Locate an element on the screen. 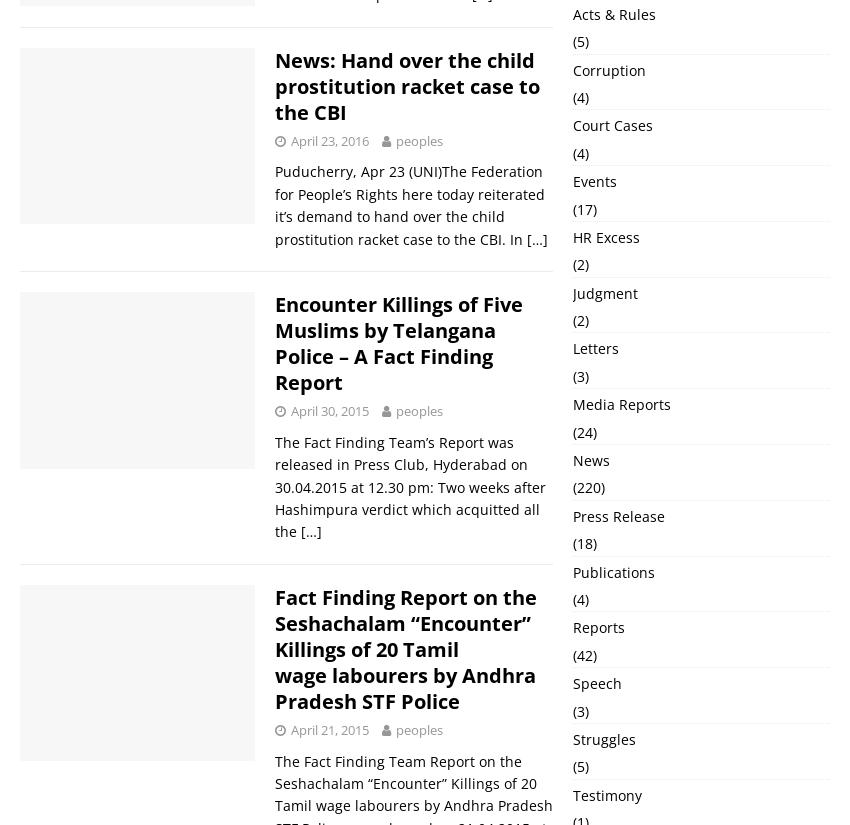  'News: Hand over the child prostitution racket case to the CBI' is located at coordinates (407, 84).